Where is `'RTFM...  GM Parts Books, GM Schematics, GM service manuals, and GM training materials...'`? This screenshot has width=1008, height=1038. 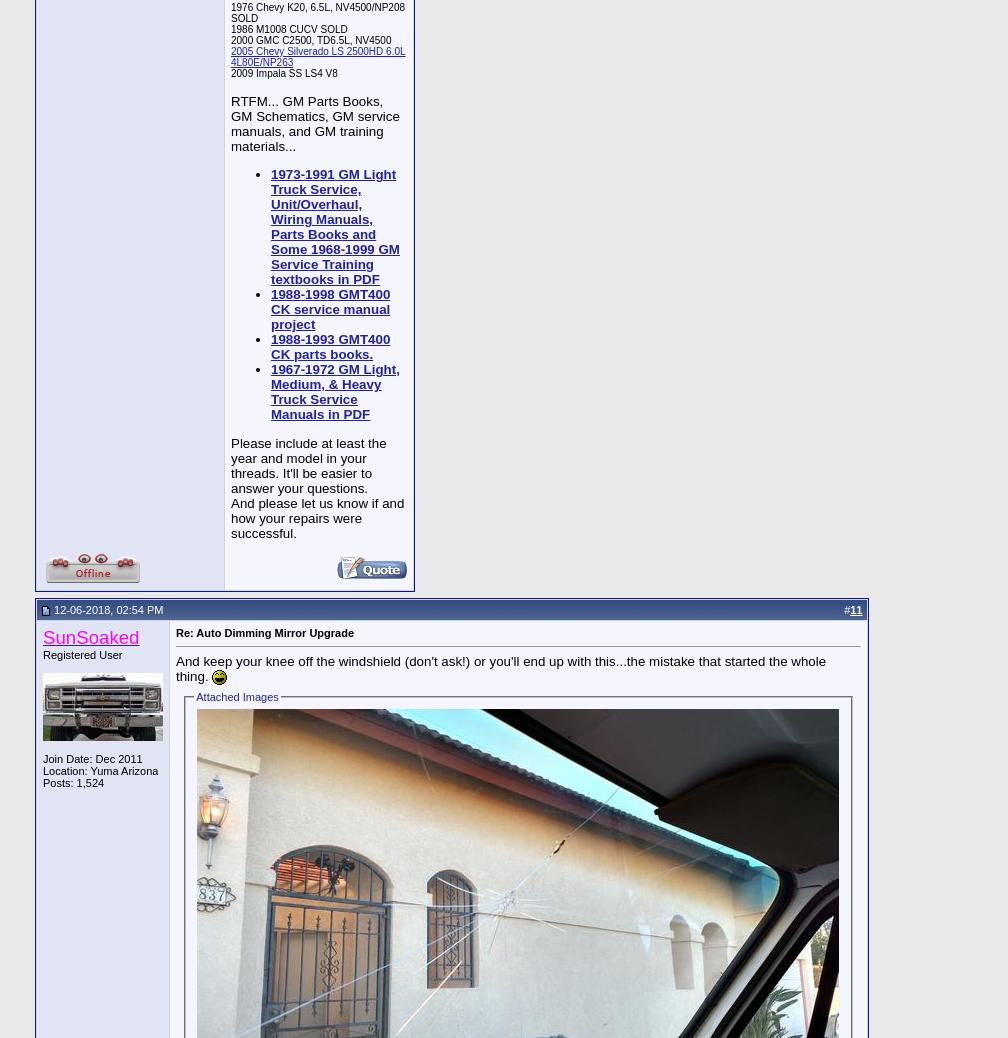
'RTFM...  GM Parts Books, GM Schematics, GM service manuals, and GM training materials...' is located at coordinates (315, 122).